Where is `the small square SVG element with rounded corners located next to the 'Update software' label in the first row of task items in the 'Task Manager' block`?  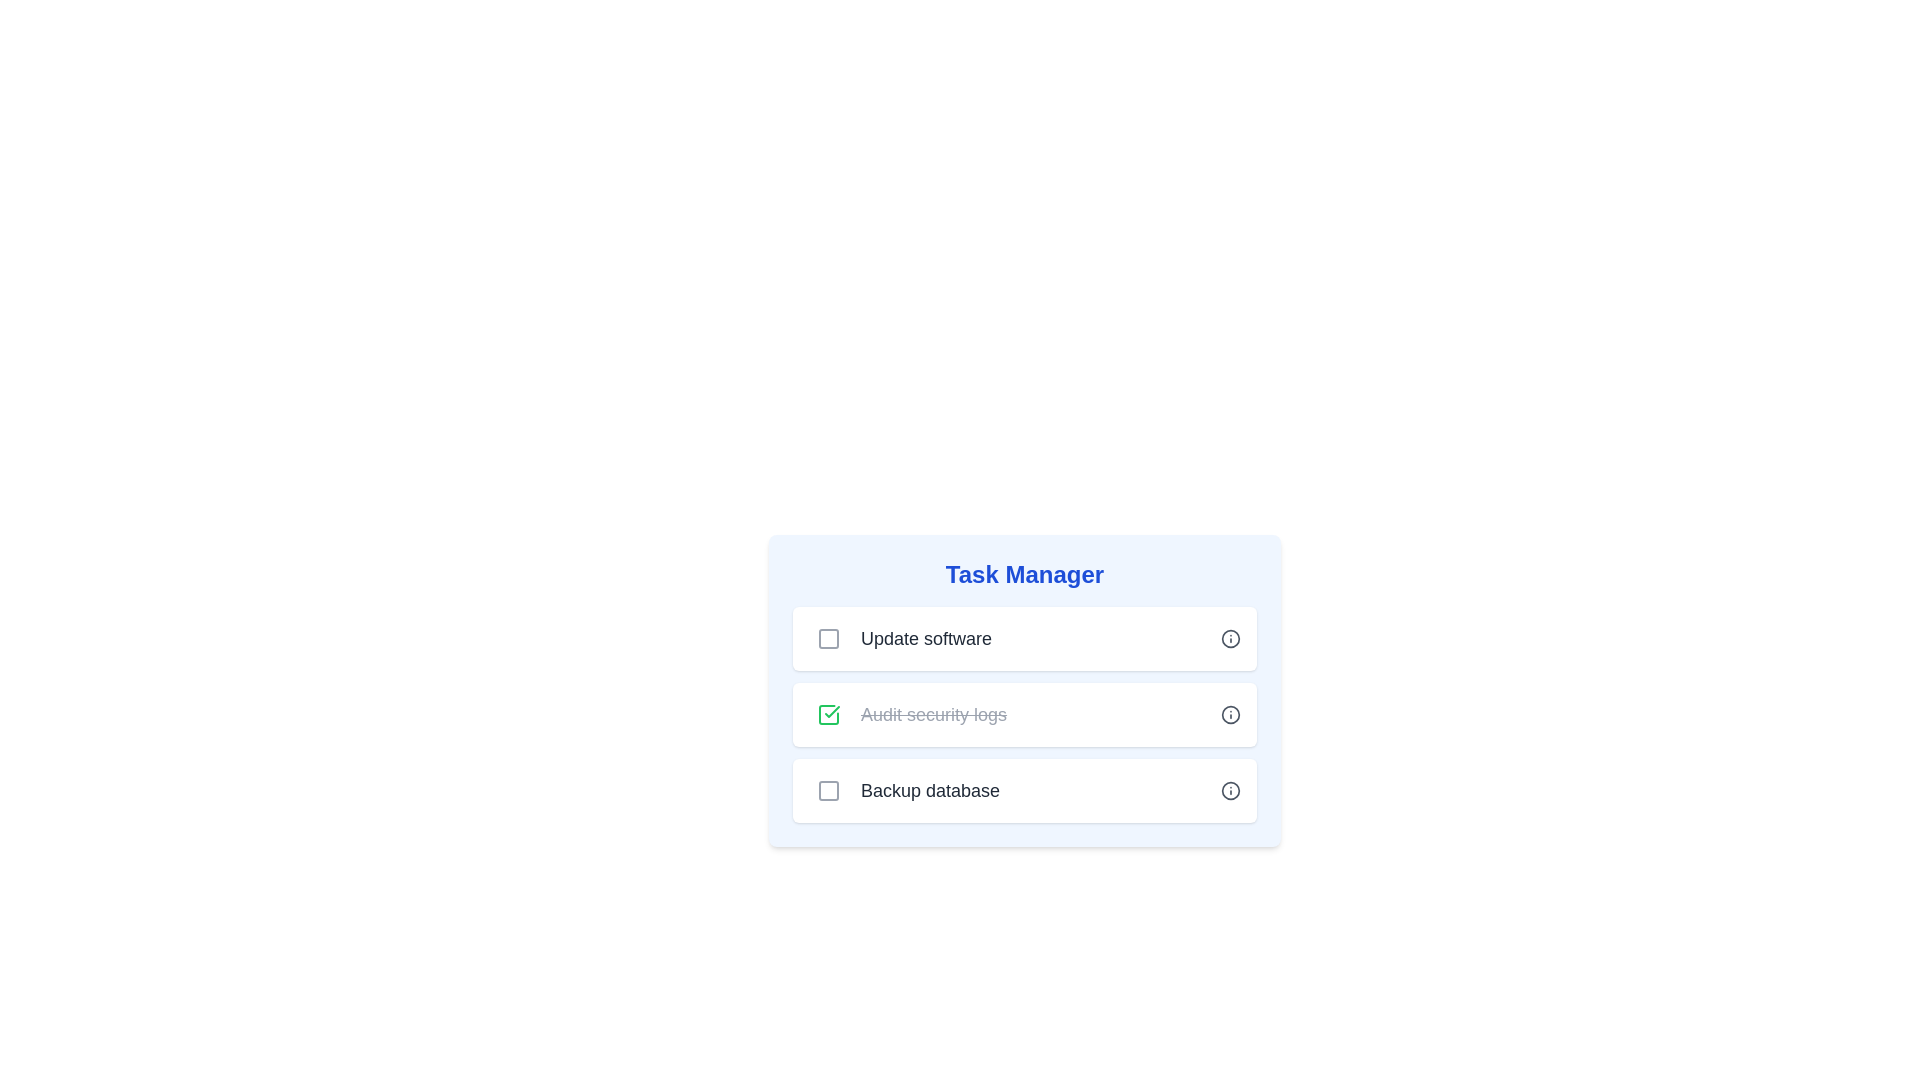
the small square SVG element with rounded corners located next to the 'Update software' label in the first row of task items in the 'Task Manager' block is located at coordinates (829, 639).